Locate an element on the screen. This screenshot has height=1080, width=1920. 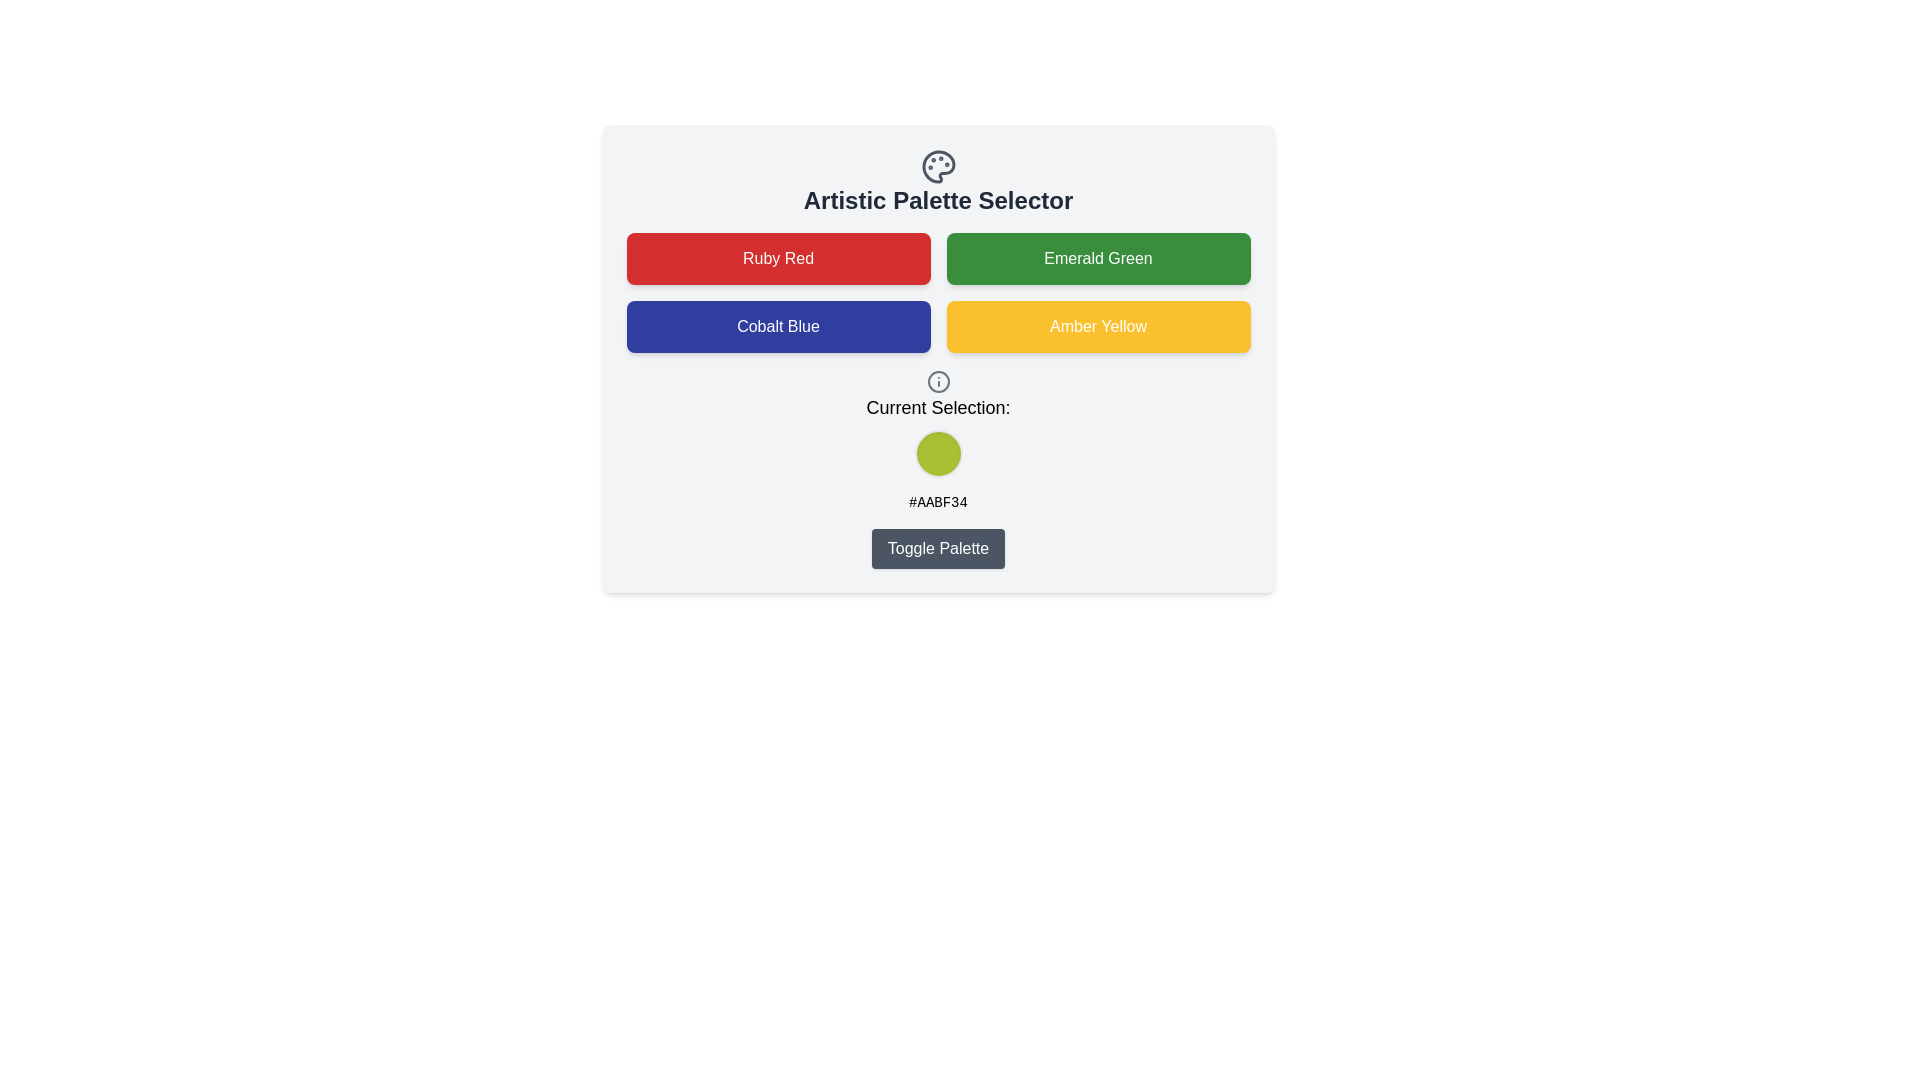
the header text 'Artistic Palette Selector' which is styled in bold, large font and located centrally near the top of the interface, just below a palette icon is located at coordinates (937, 200).